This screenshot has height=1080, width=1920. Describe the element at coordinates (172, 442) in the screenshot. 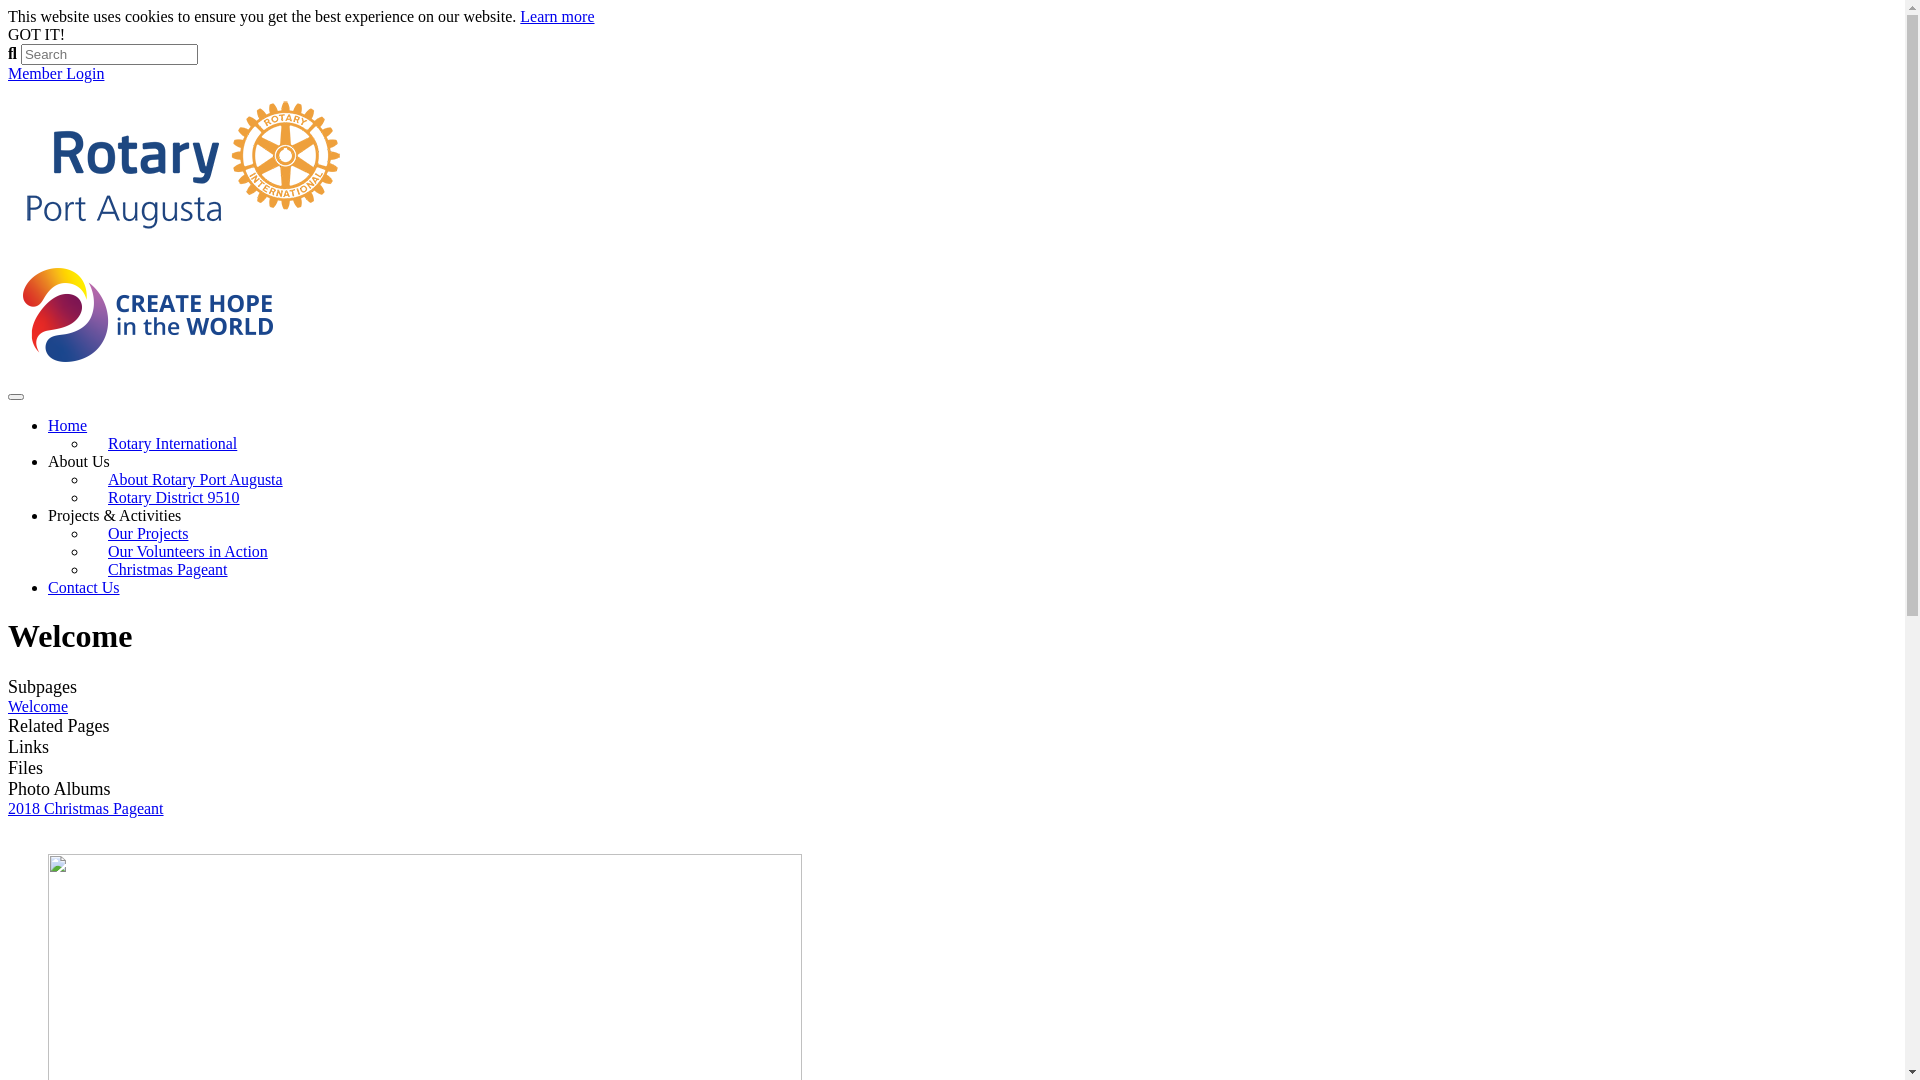

I see `'Rotary International'` at that location.